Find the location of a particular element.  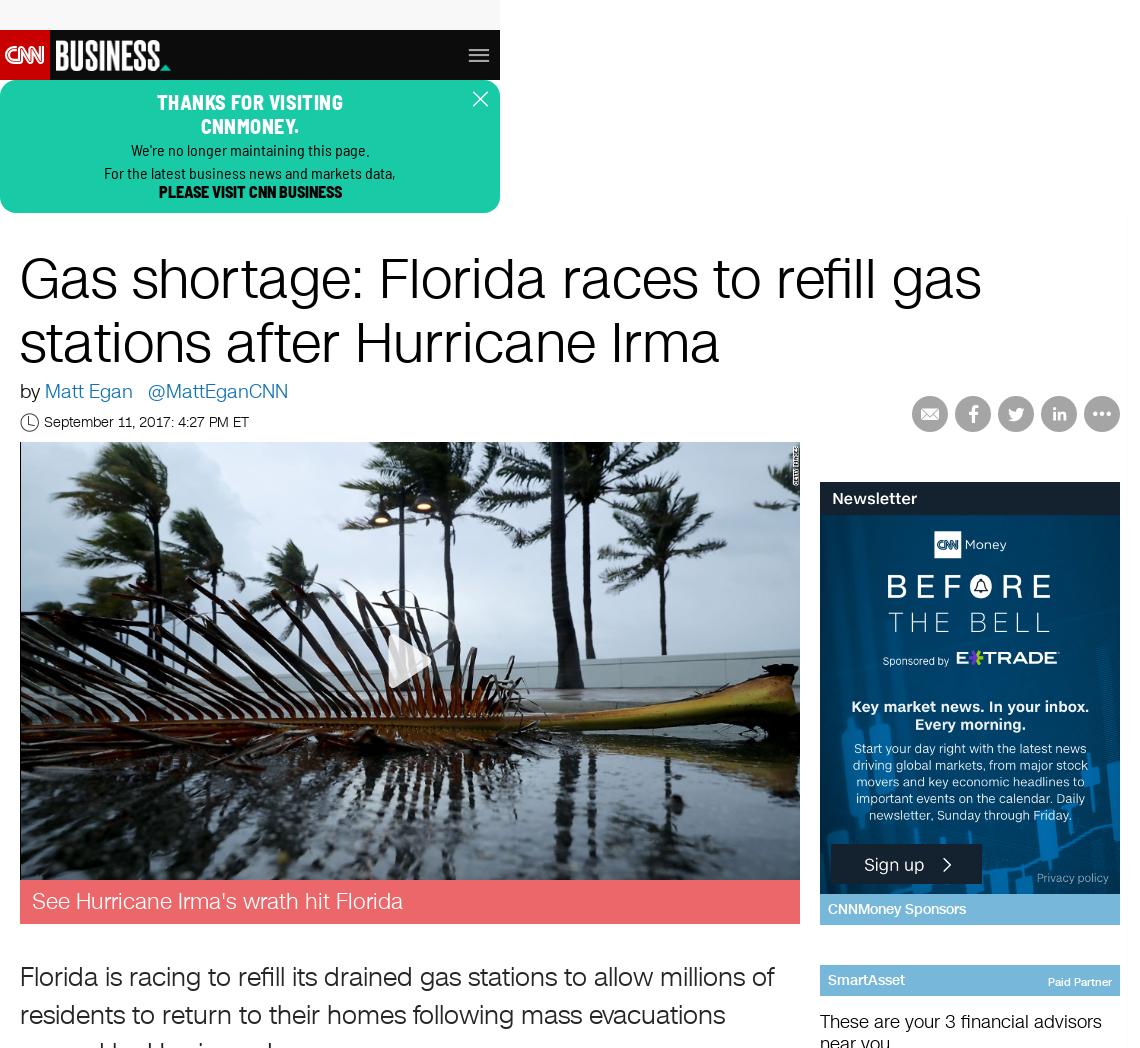

'Paid Partner' is located at coordinates (1079, 980).